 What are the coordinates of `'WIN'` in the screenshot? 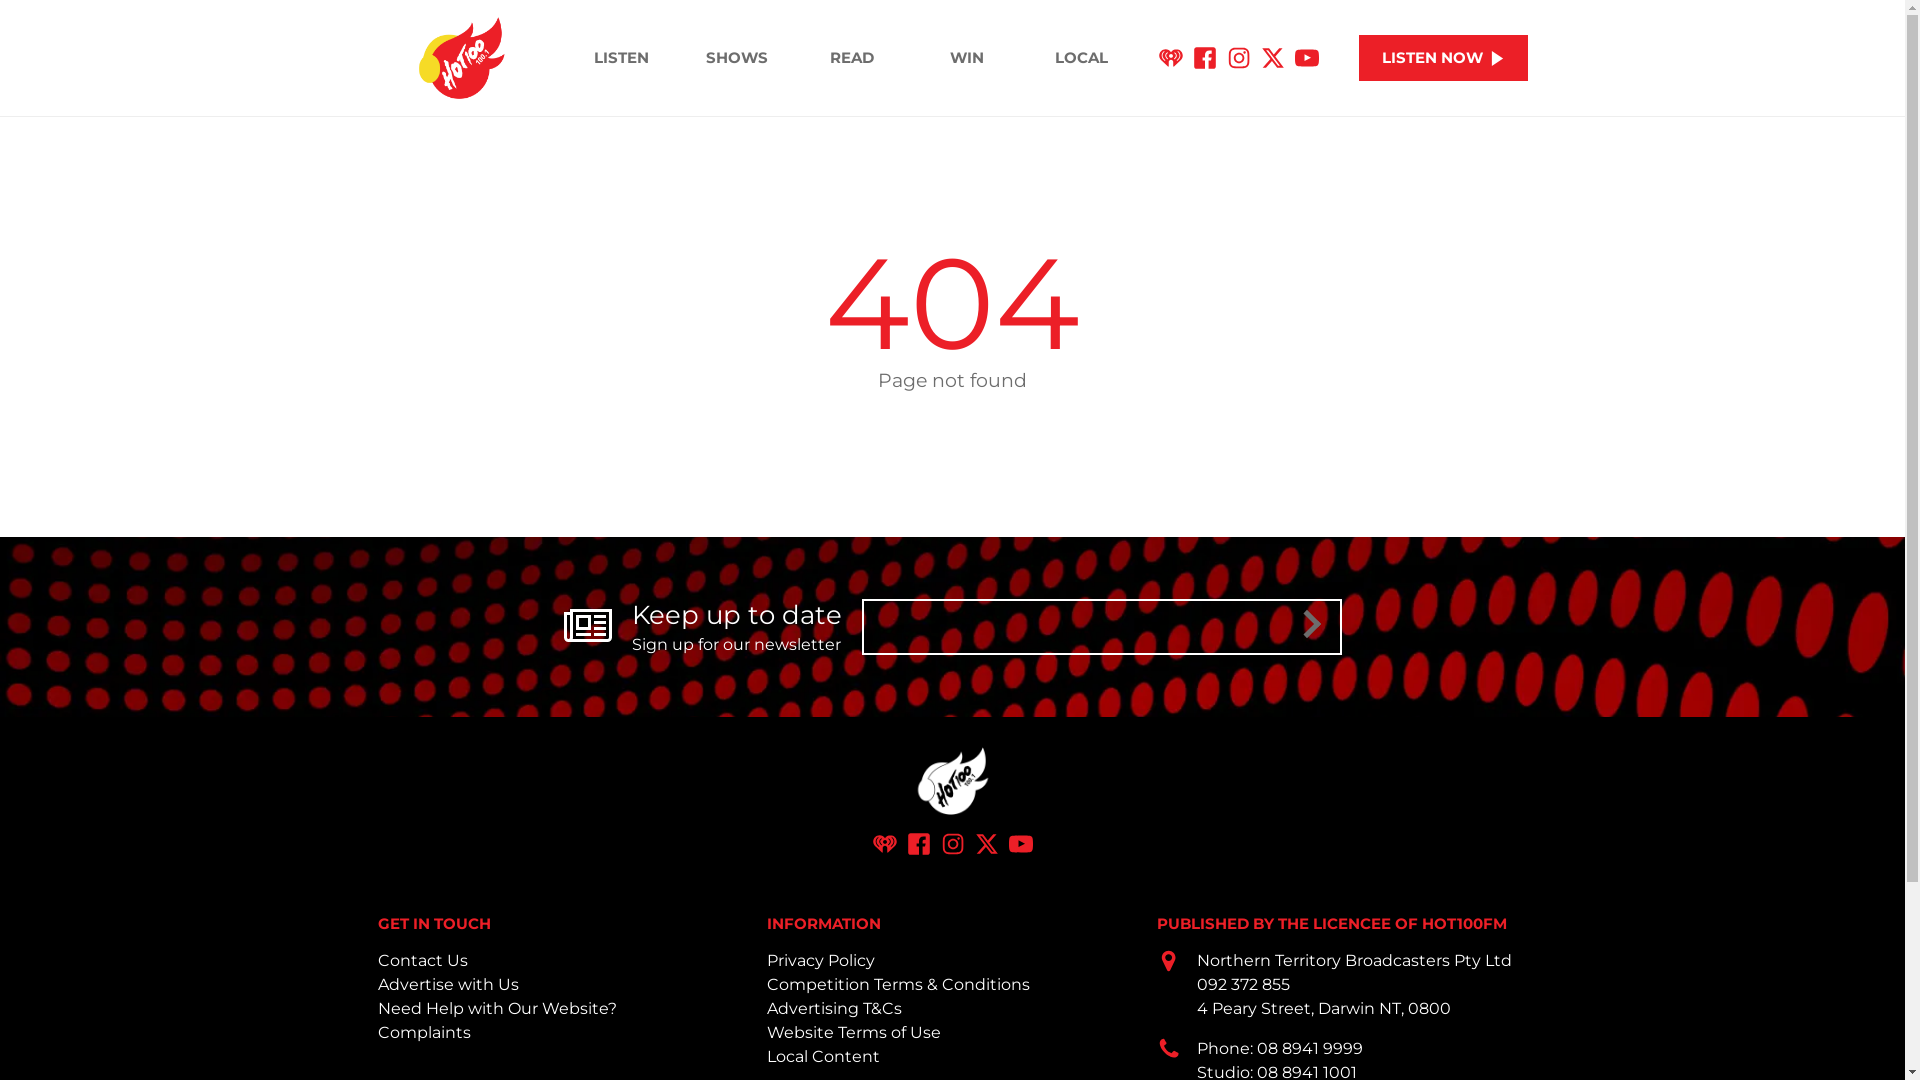 It's located at (966, 56).